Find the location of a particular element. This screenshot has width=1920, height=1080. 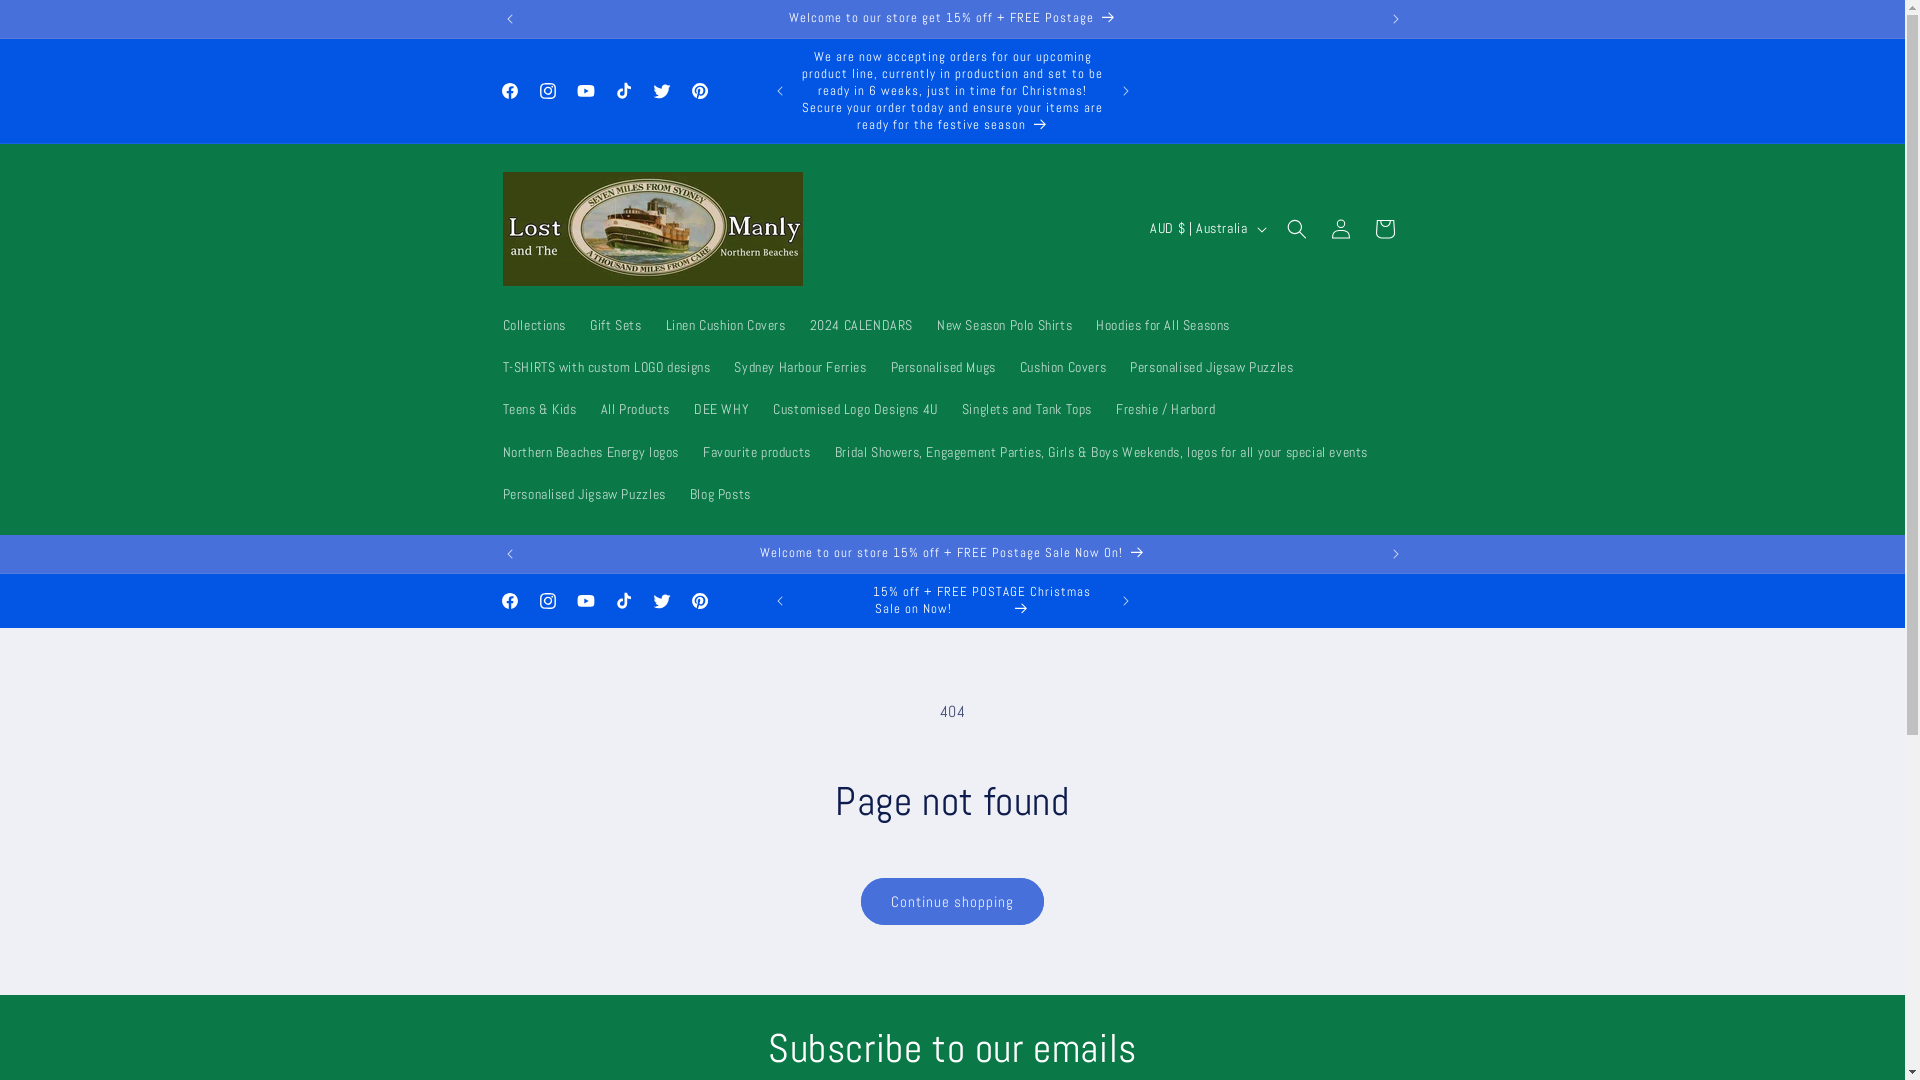

'Singlets and Tank Tops' is located at coordinates (1027, 407).